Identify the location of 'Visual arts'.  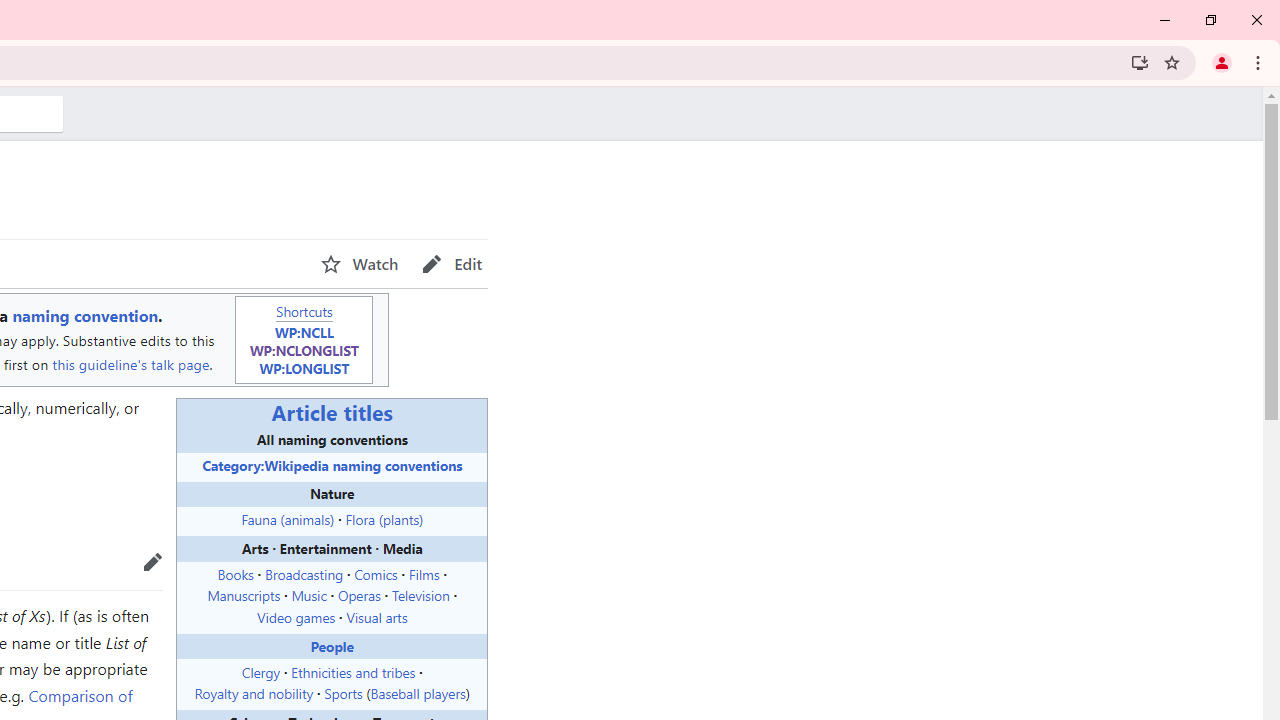
(376, 616).